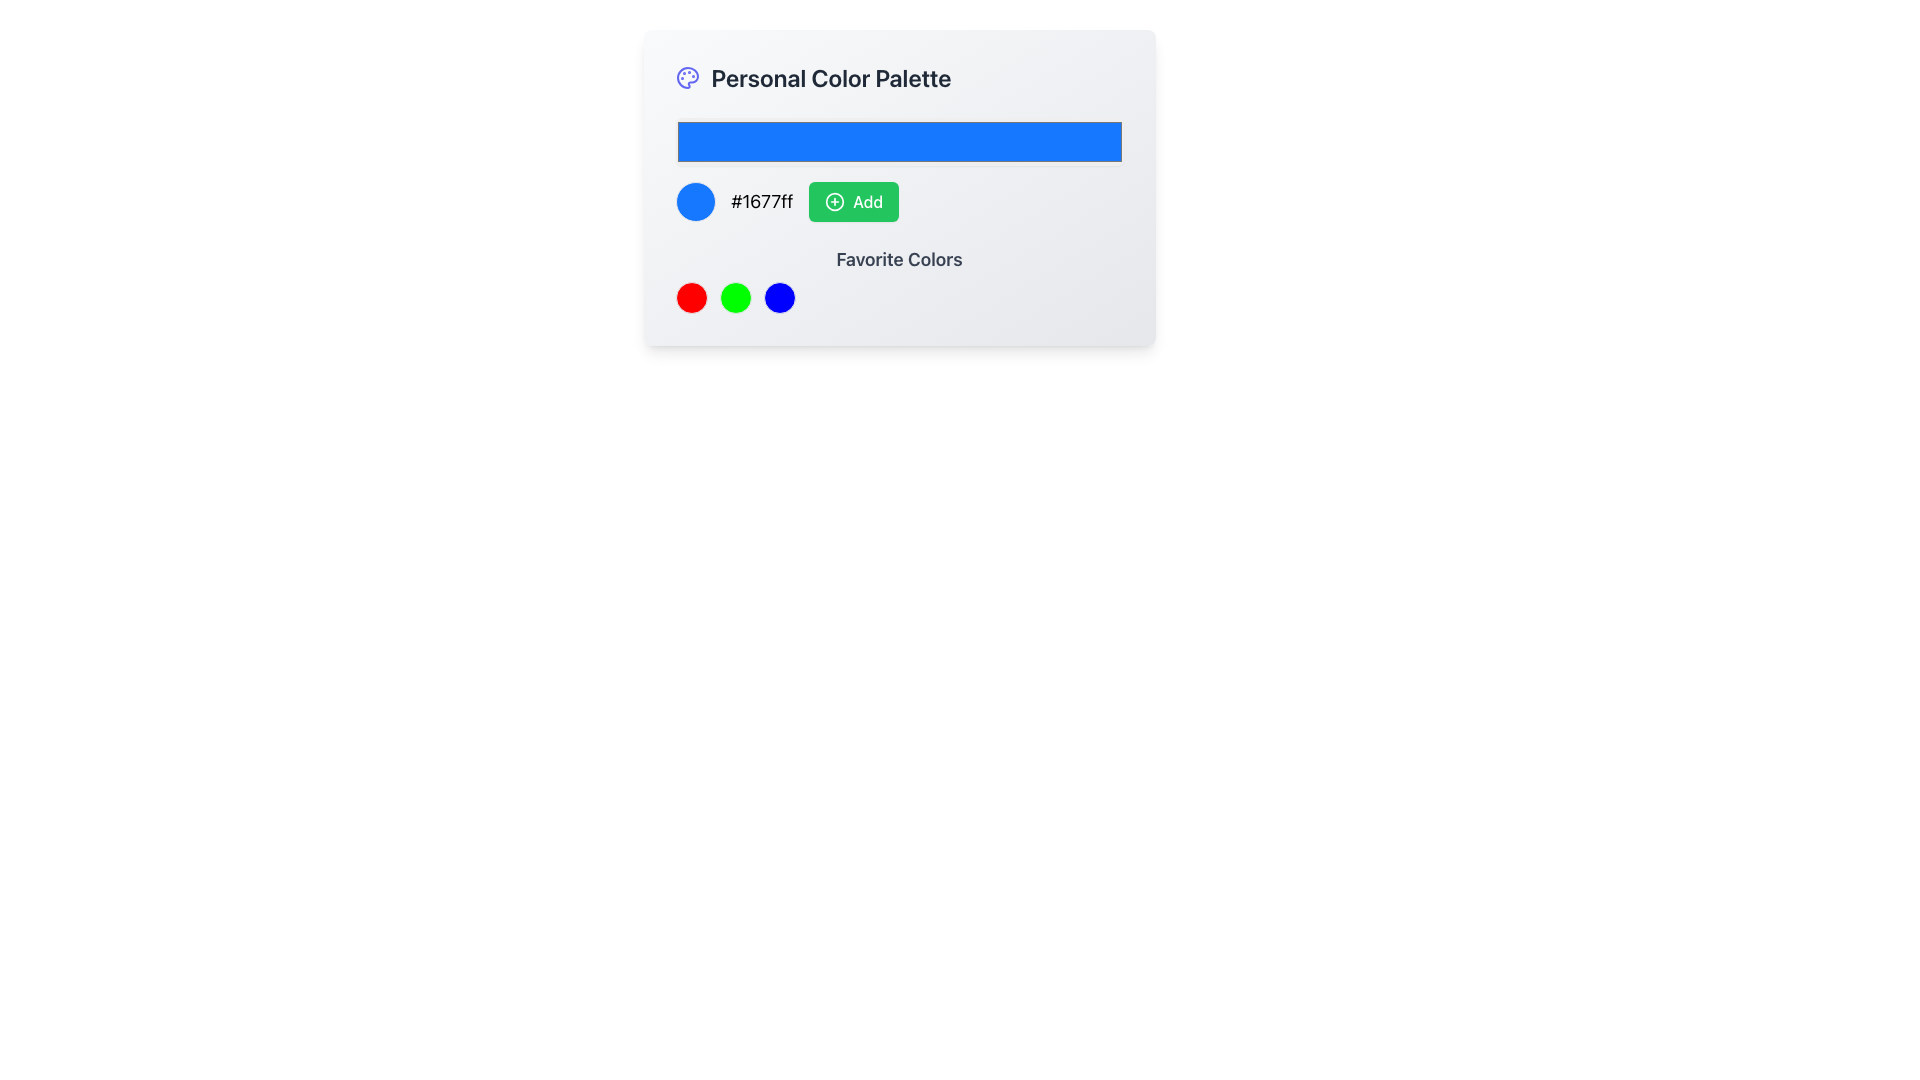 Image resolution: width=1920 pixels, height=1080 pixels. Describe the element at coordinates (778, 297) in the screenshot. I see `the deep blue circular color indicator button, which is the third in a row of circular buttons below 'Favorite Colors'` at that location.